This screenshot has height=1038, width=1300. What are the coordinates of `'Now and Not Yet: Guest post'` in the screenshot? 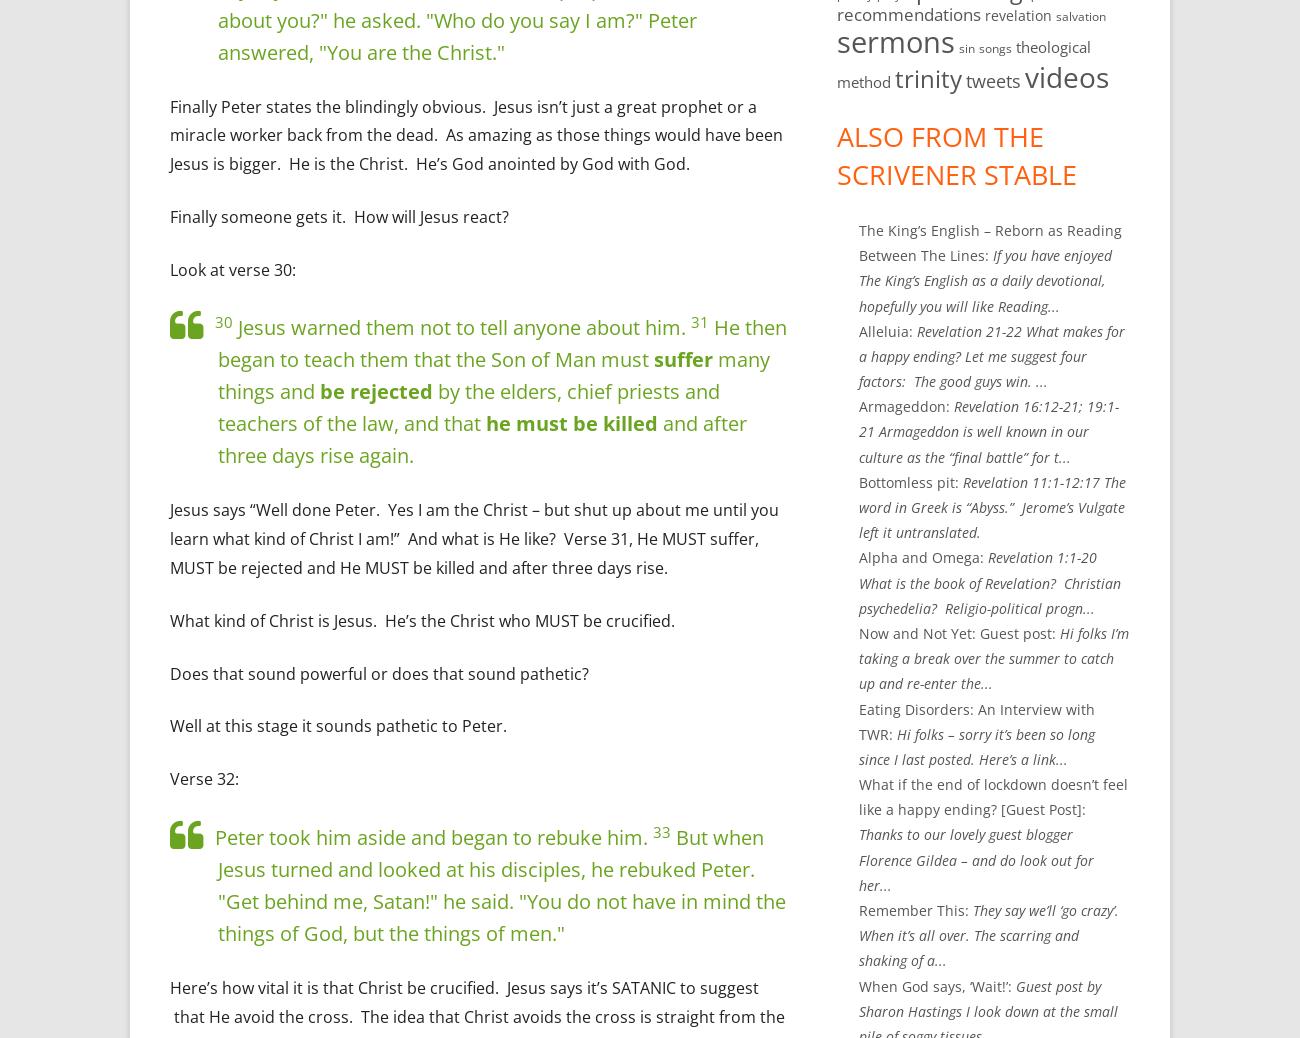 It's located at (955, 631).